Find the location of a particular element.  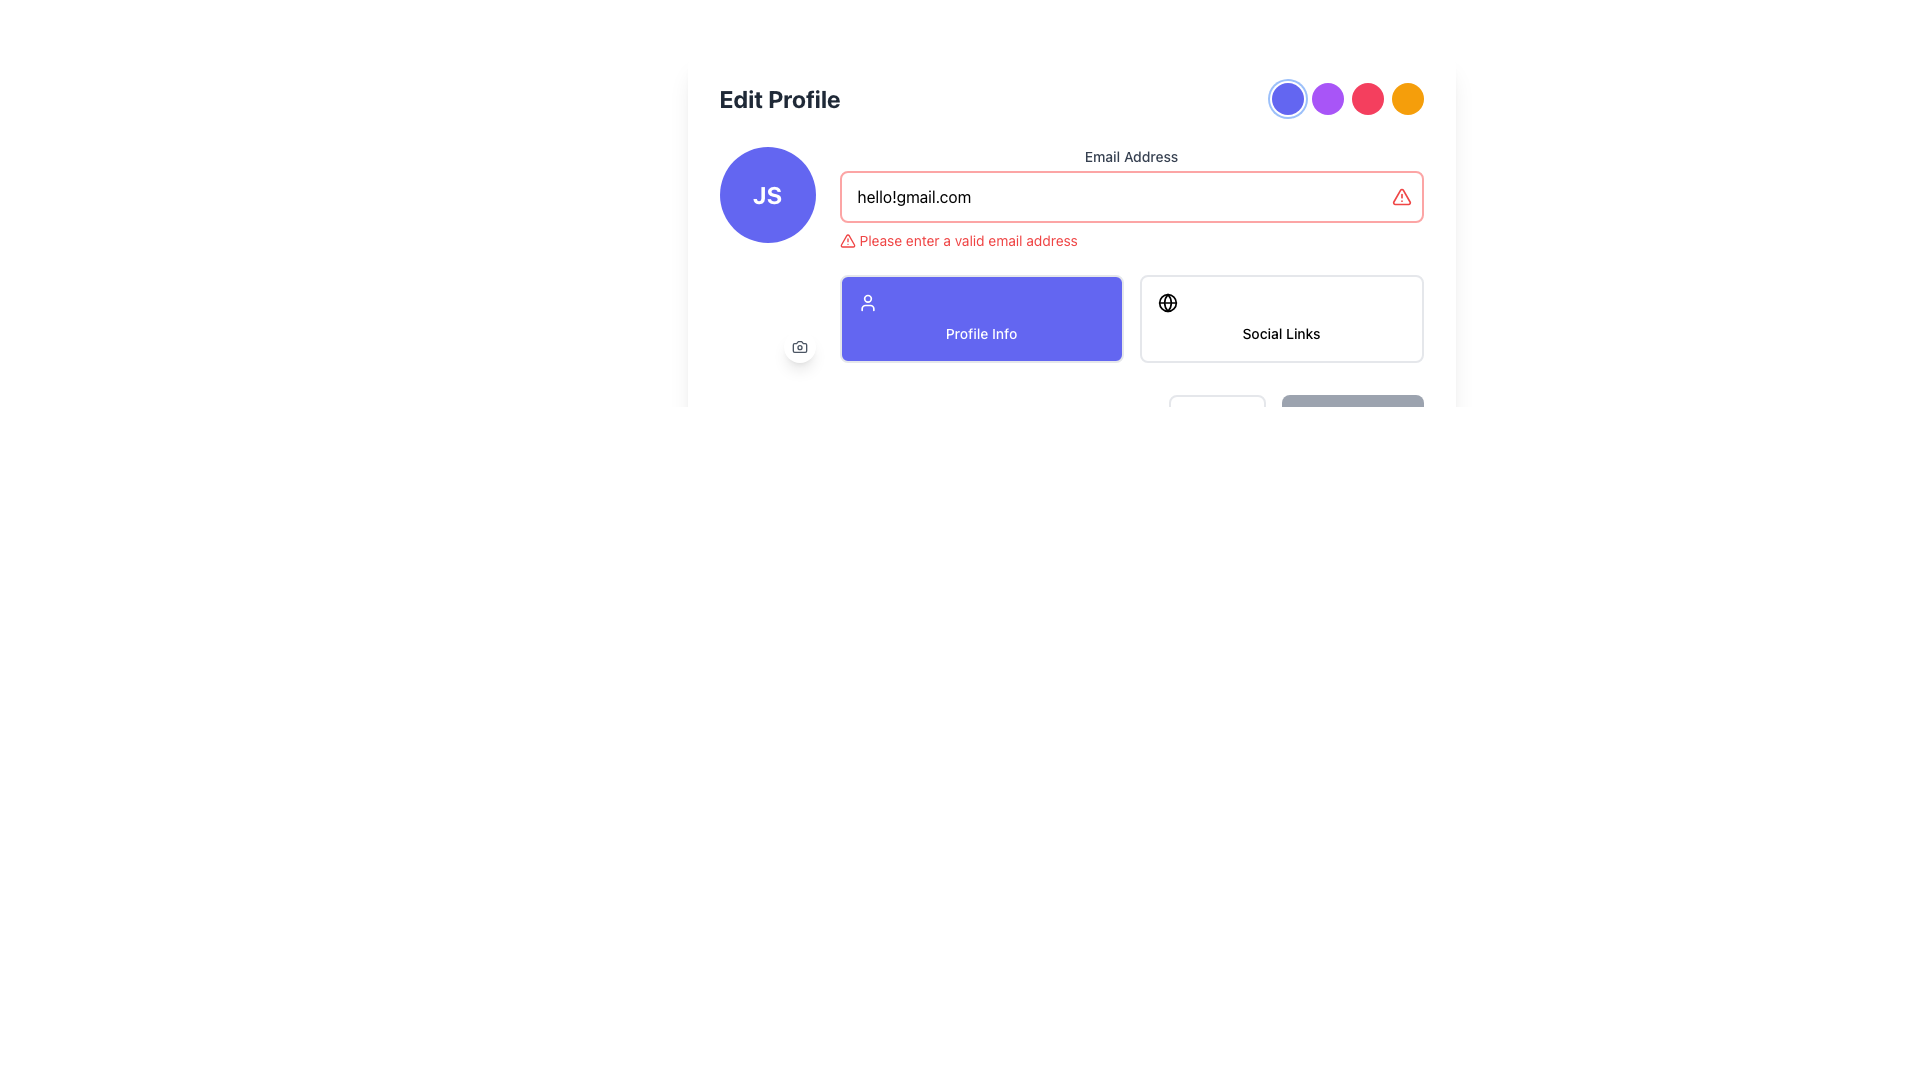

error message displayed in red beneath the email input field, which includes an alert icon on the left is located at coordinates (1131, 239).